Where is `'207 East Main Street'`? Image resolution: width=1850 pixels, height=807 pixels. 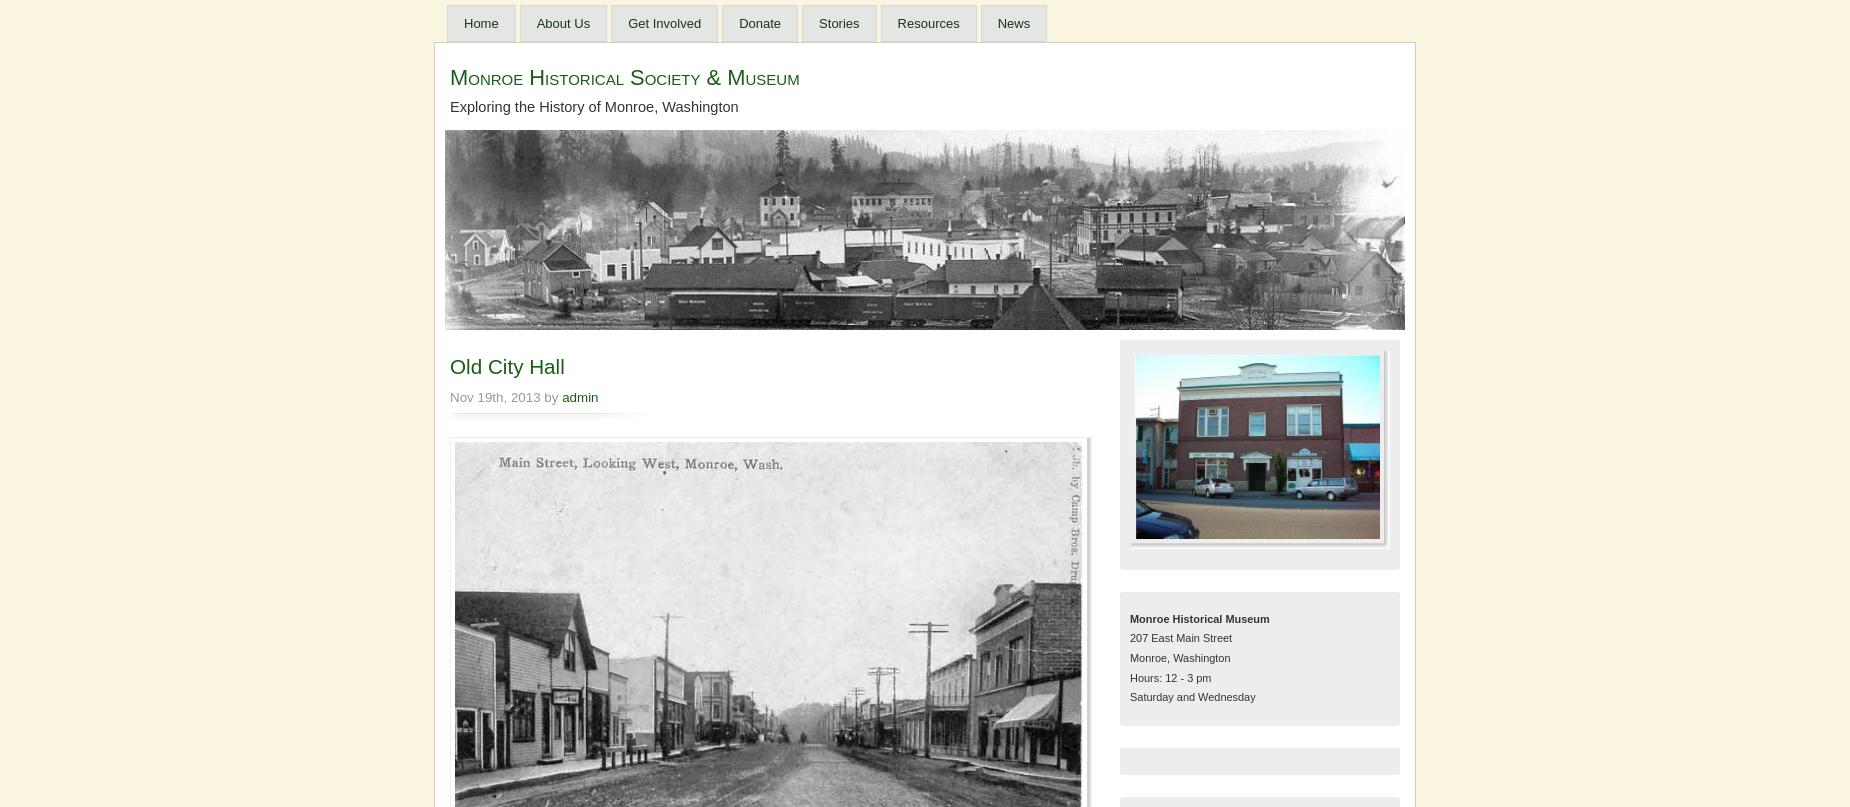 '207 East Main Street' is located at coordinates (1180, 637).